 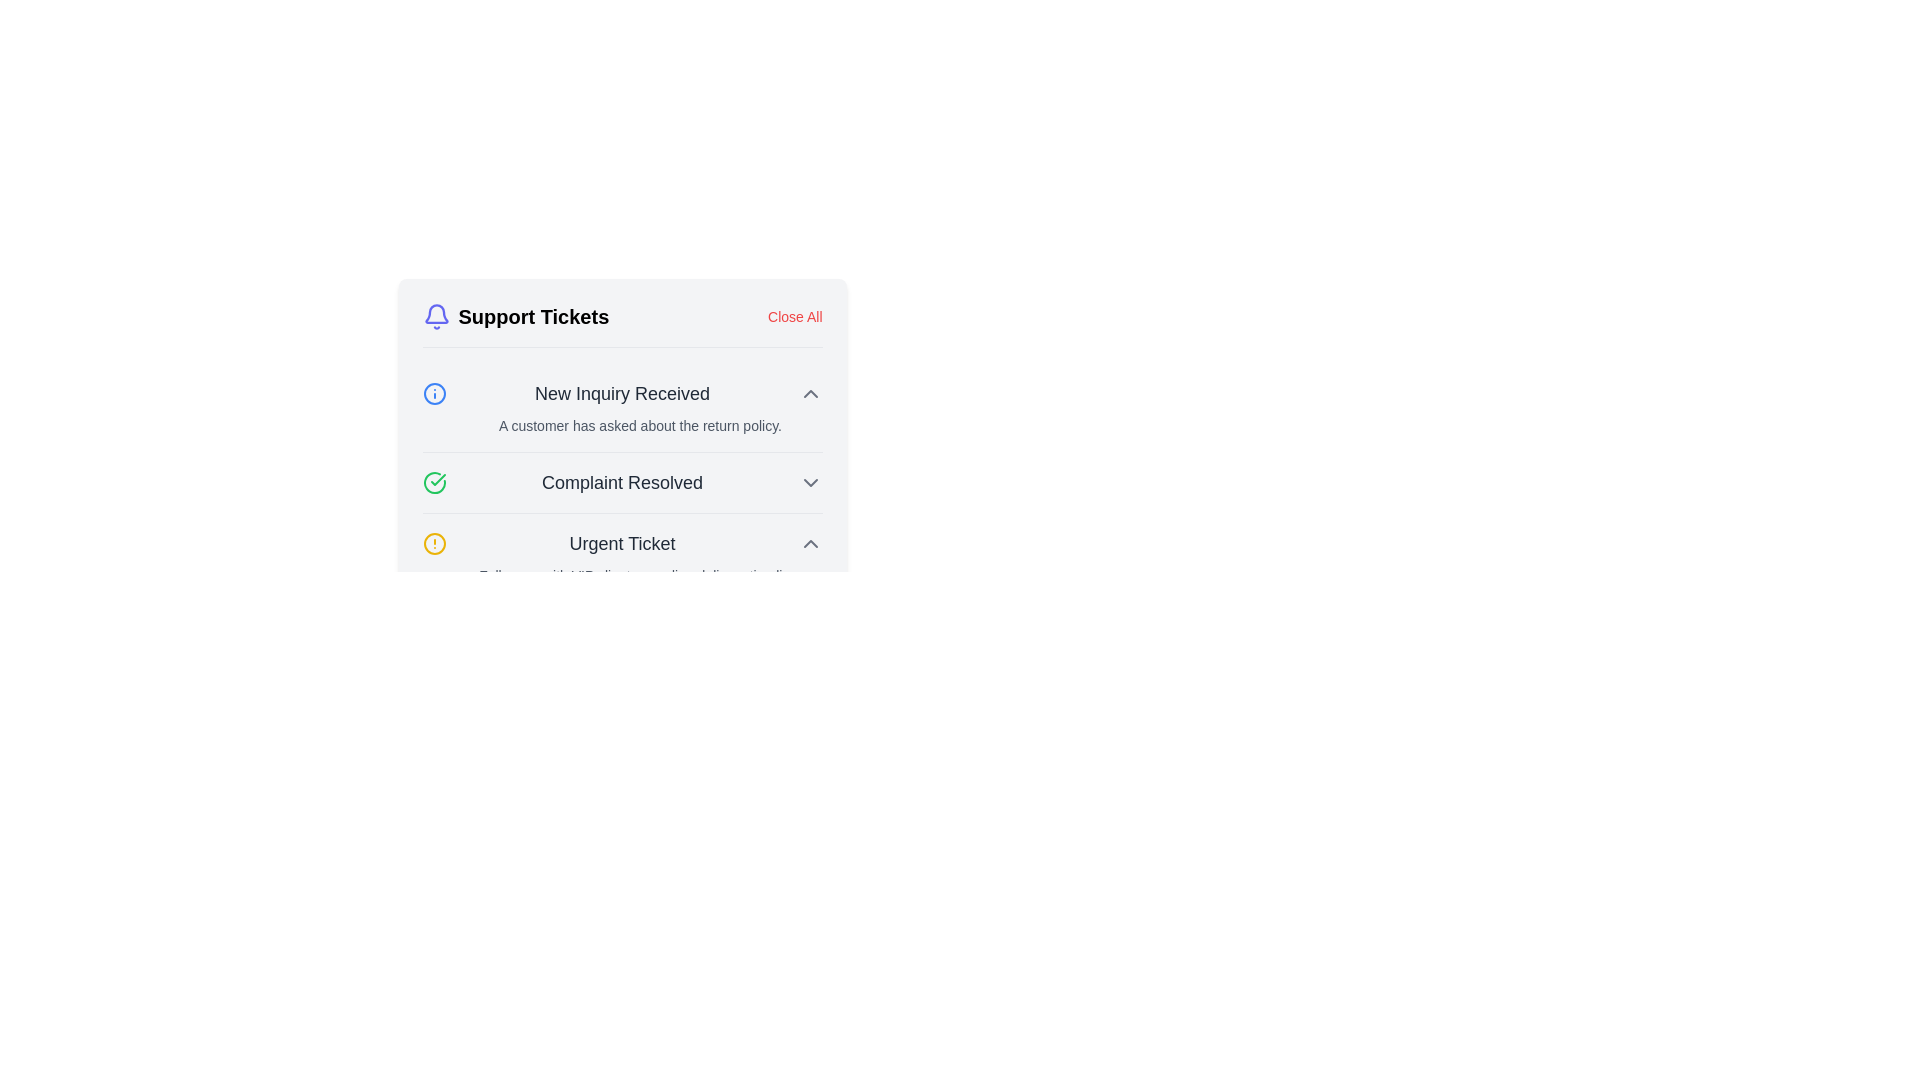 I want to click on the SVG Circle element that provides informational context in the 'Support Tickets' notification box for accessibility tools, so click(x=433, y=393).